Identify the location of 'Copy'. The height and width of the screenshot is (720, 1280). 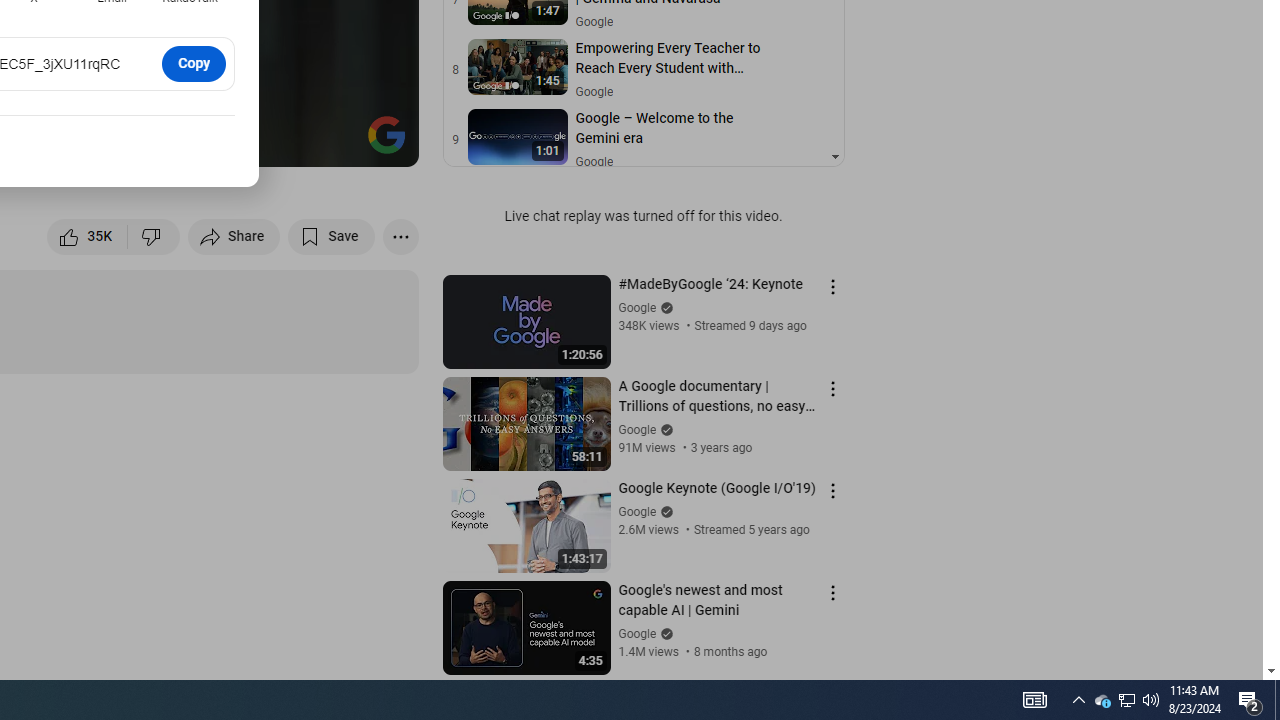
(194, 62).